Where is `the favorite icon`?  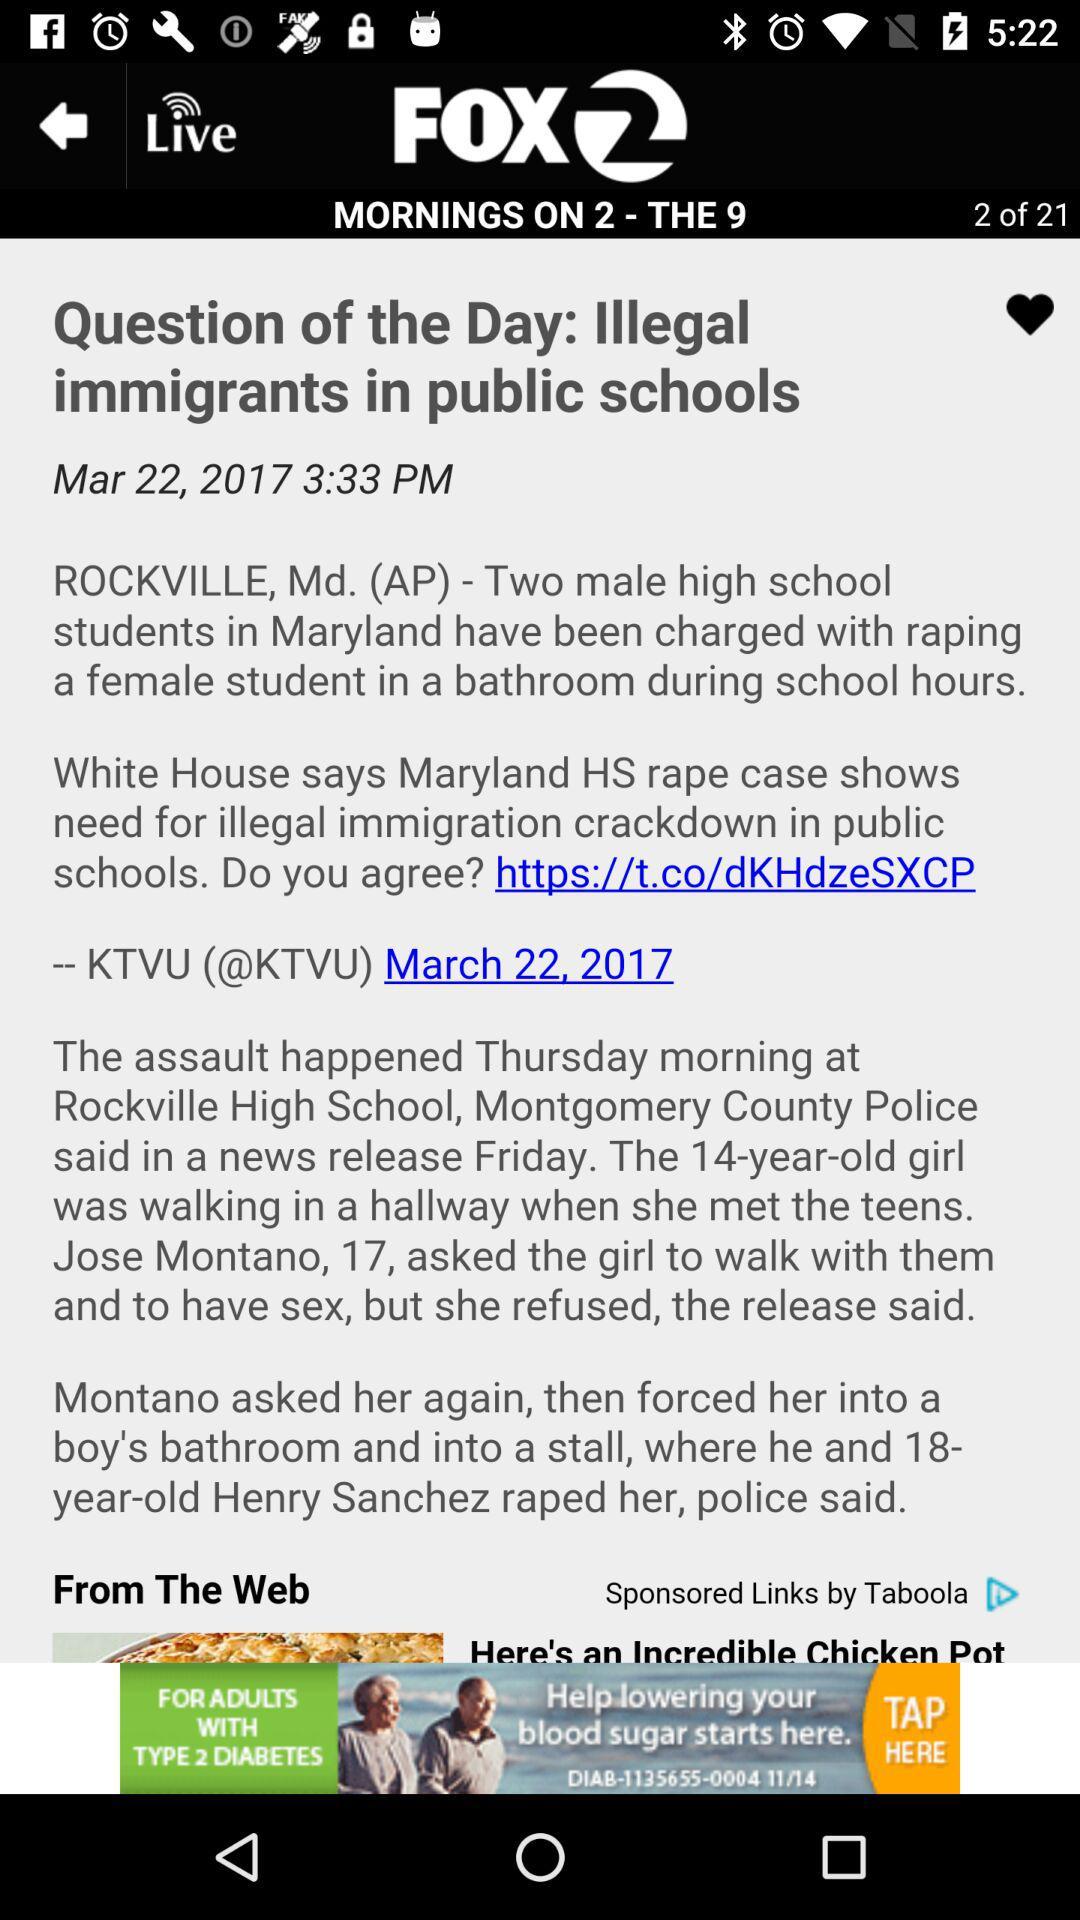 the favorite icon is located at coordinates (1017, 313).